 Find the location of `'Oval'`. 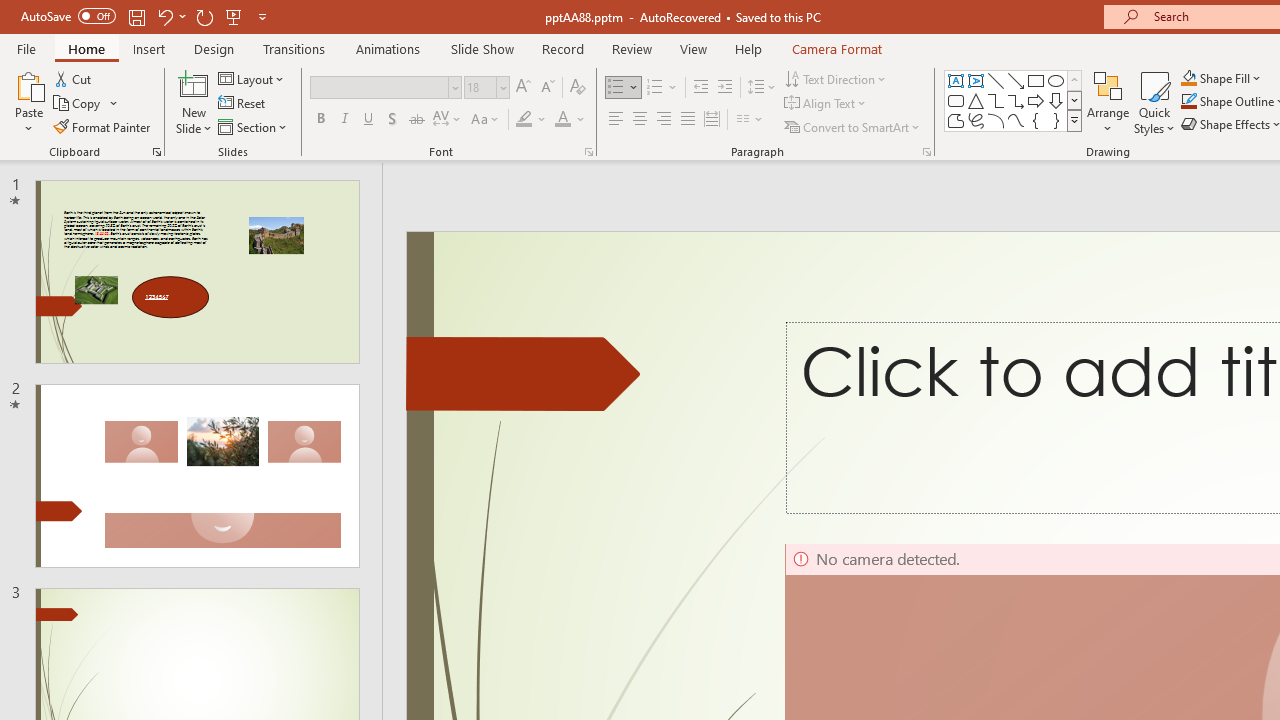

'Oval' is located at coordinates (1055, 80).